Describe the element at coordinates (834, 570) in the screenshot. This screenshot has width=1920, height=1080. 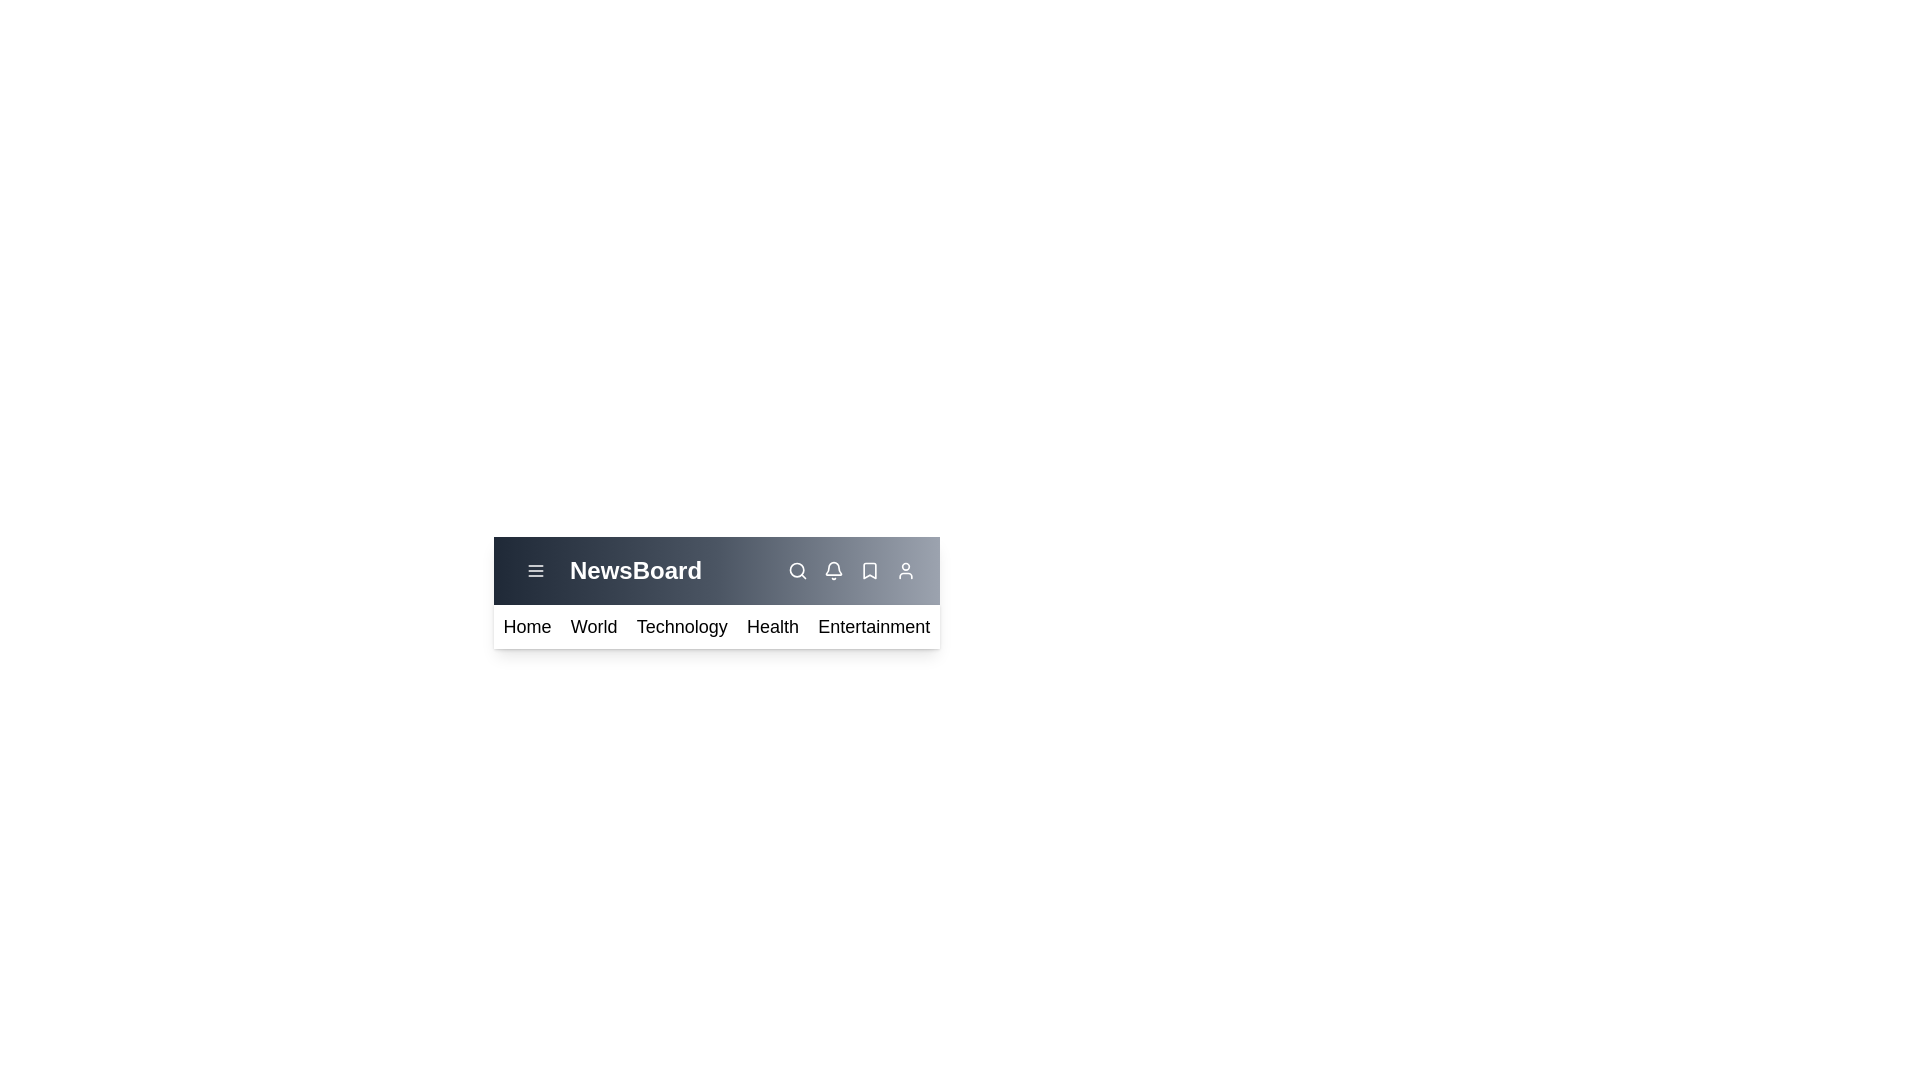
I see `the notification icon (bell icon) to view notifications` at that location.